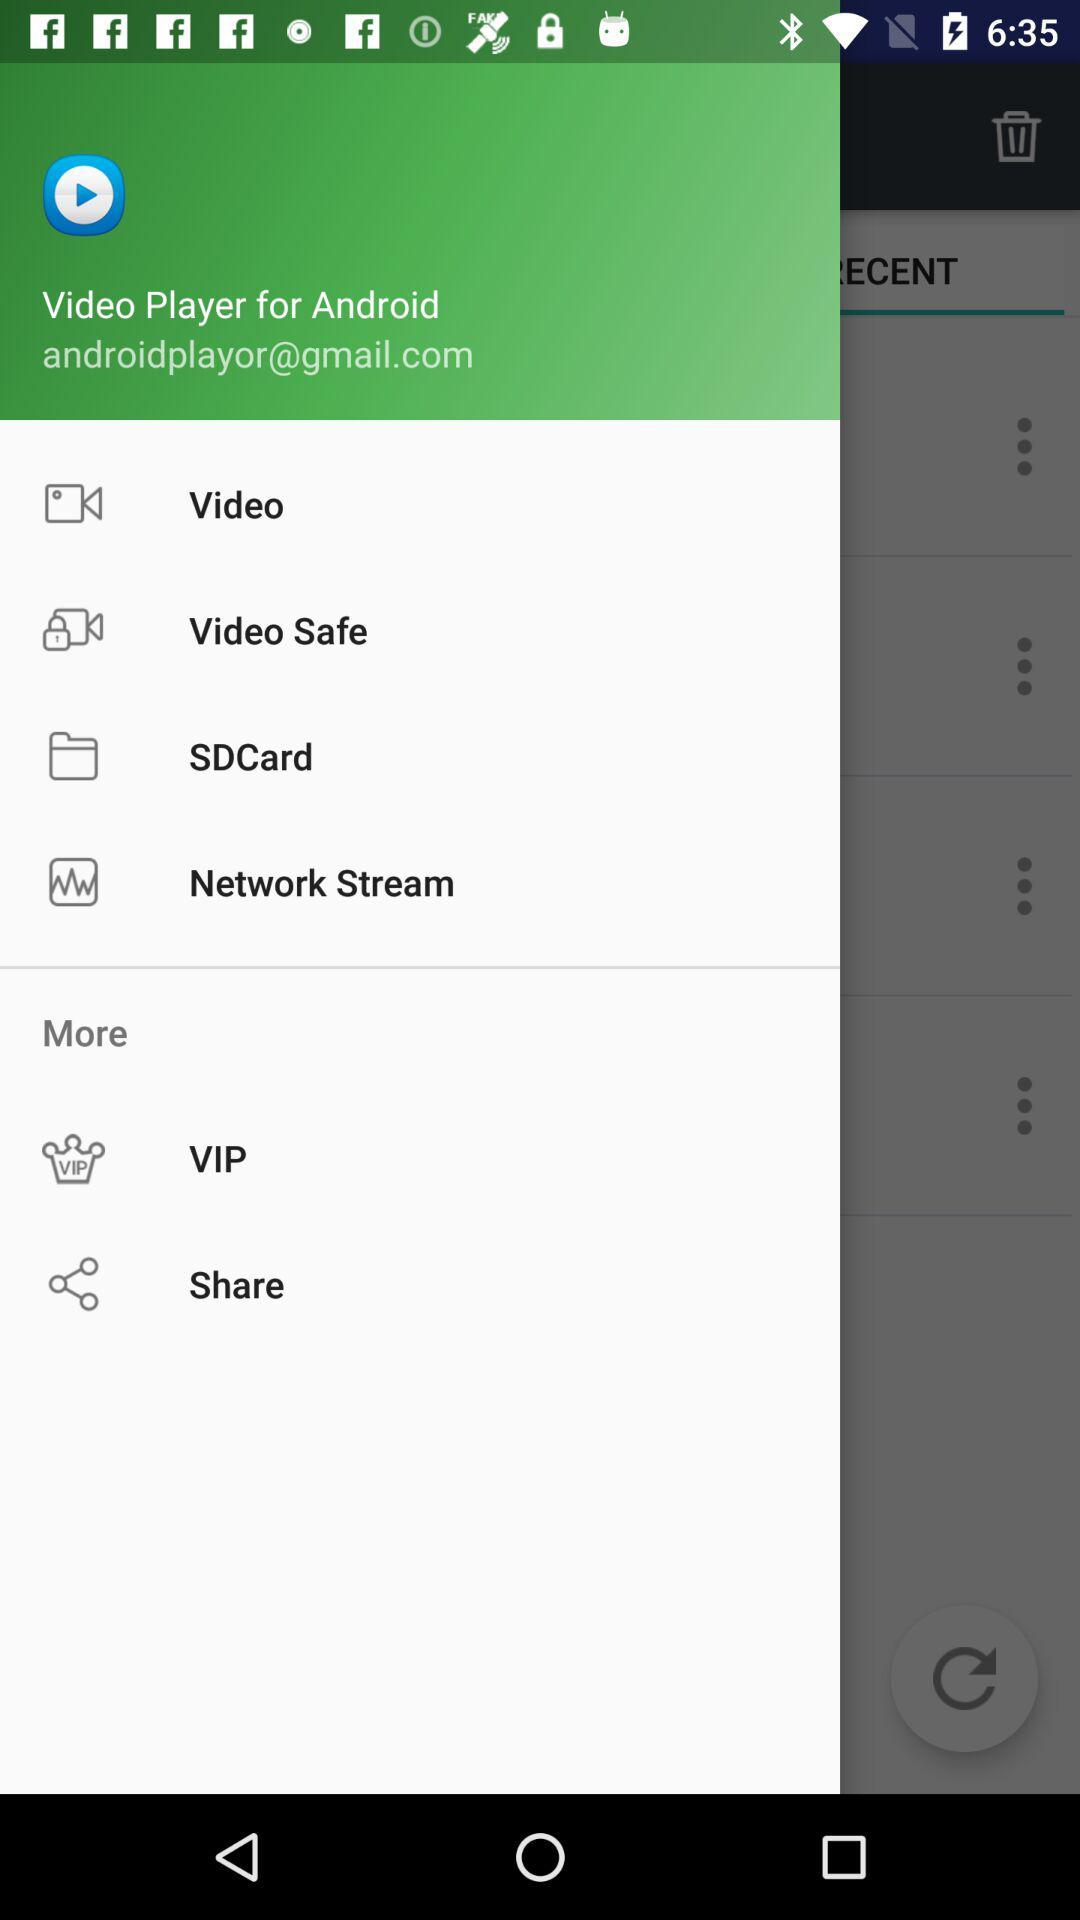 This screenshot has width=1080, height=1920. What do you see at coordinates (963, 1678) in the screenshot?
I see `the refresh icon` at bounding box center [963, 1678].